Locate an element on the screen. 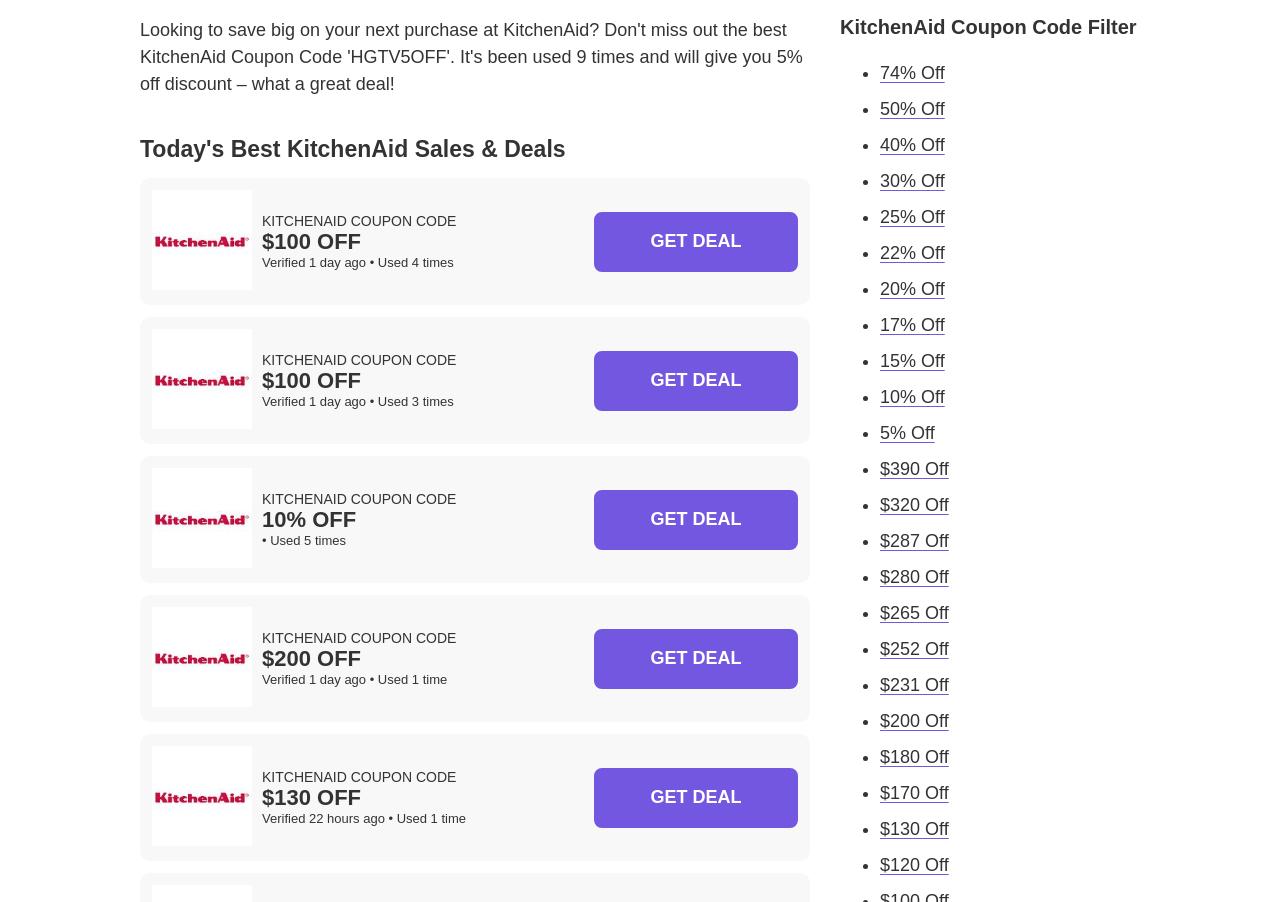 The width and height of the screenshot is (1280, 902). '30% Off' is located at coordinates (911, 179).